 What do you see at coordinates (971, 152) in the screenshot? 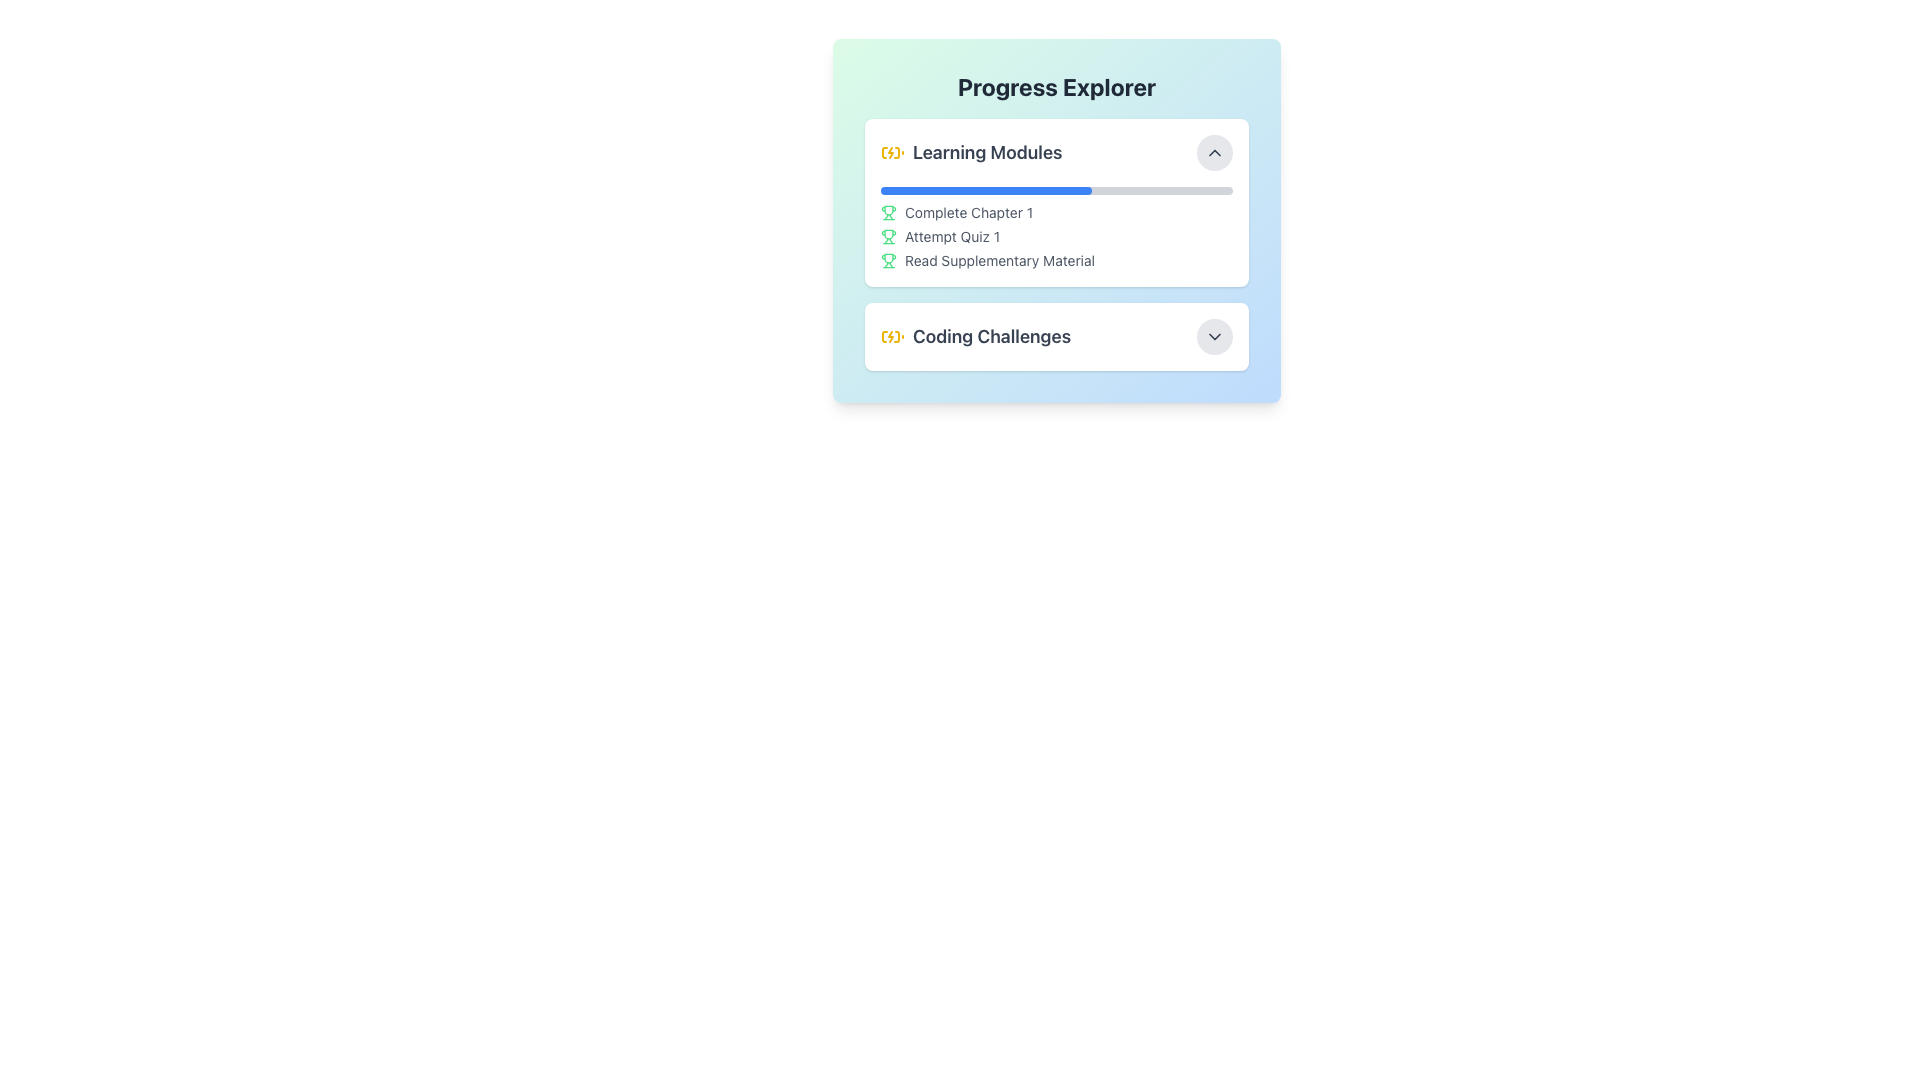
I see `the 'Learning Modules' section header icon to display or hide associated content` at bounding box center [971, 152].